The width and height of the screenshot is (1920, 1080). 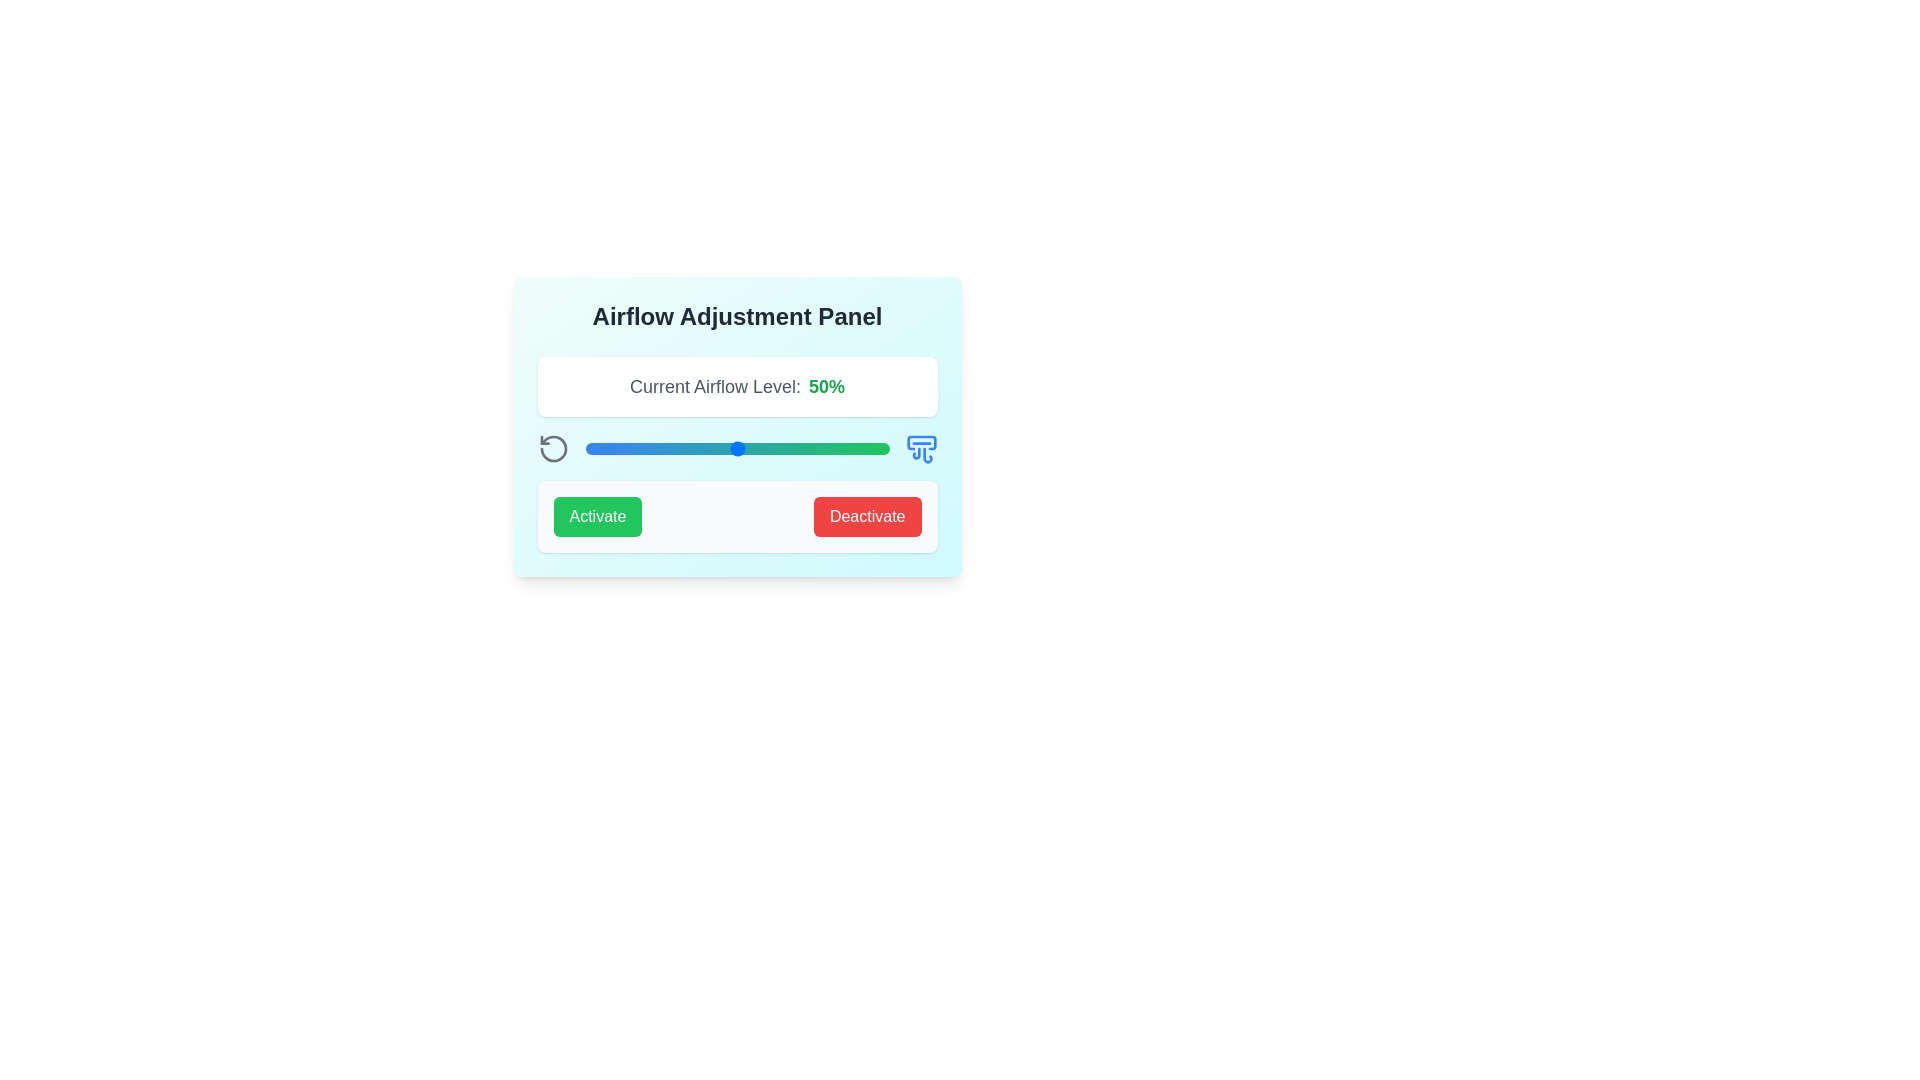 I want to click on the airflow level to 15% by moving the slider, so click(x=630, y=447).